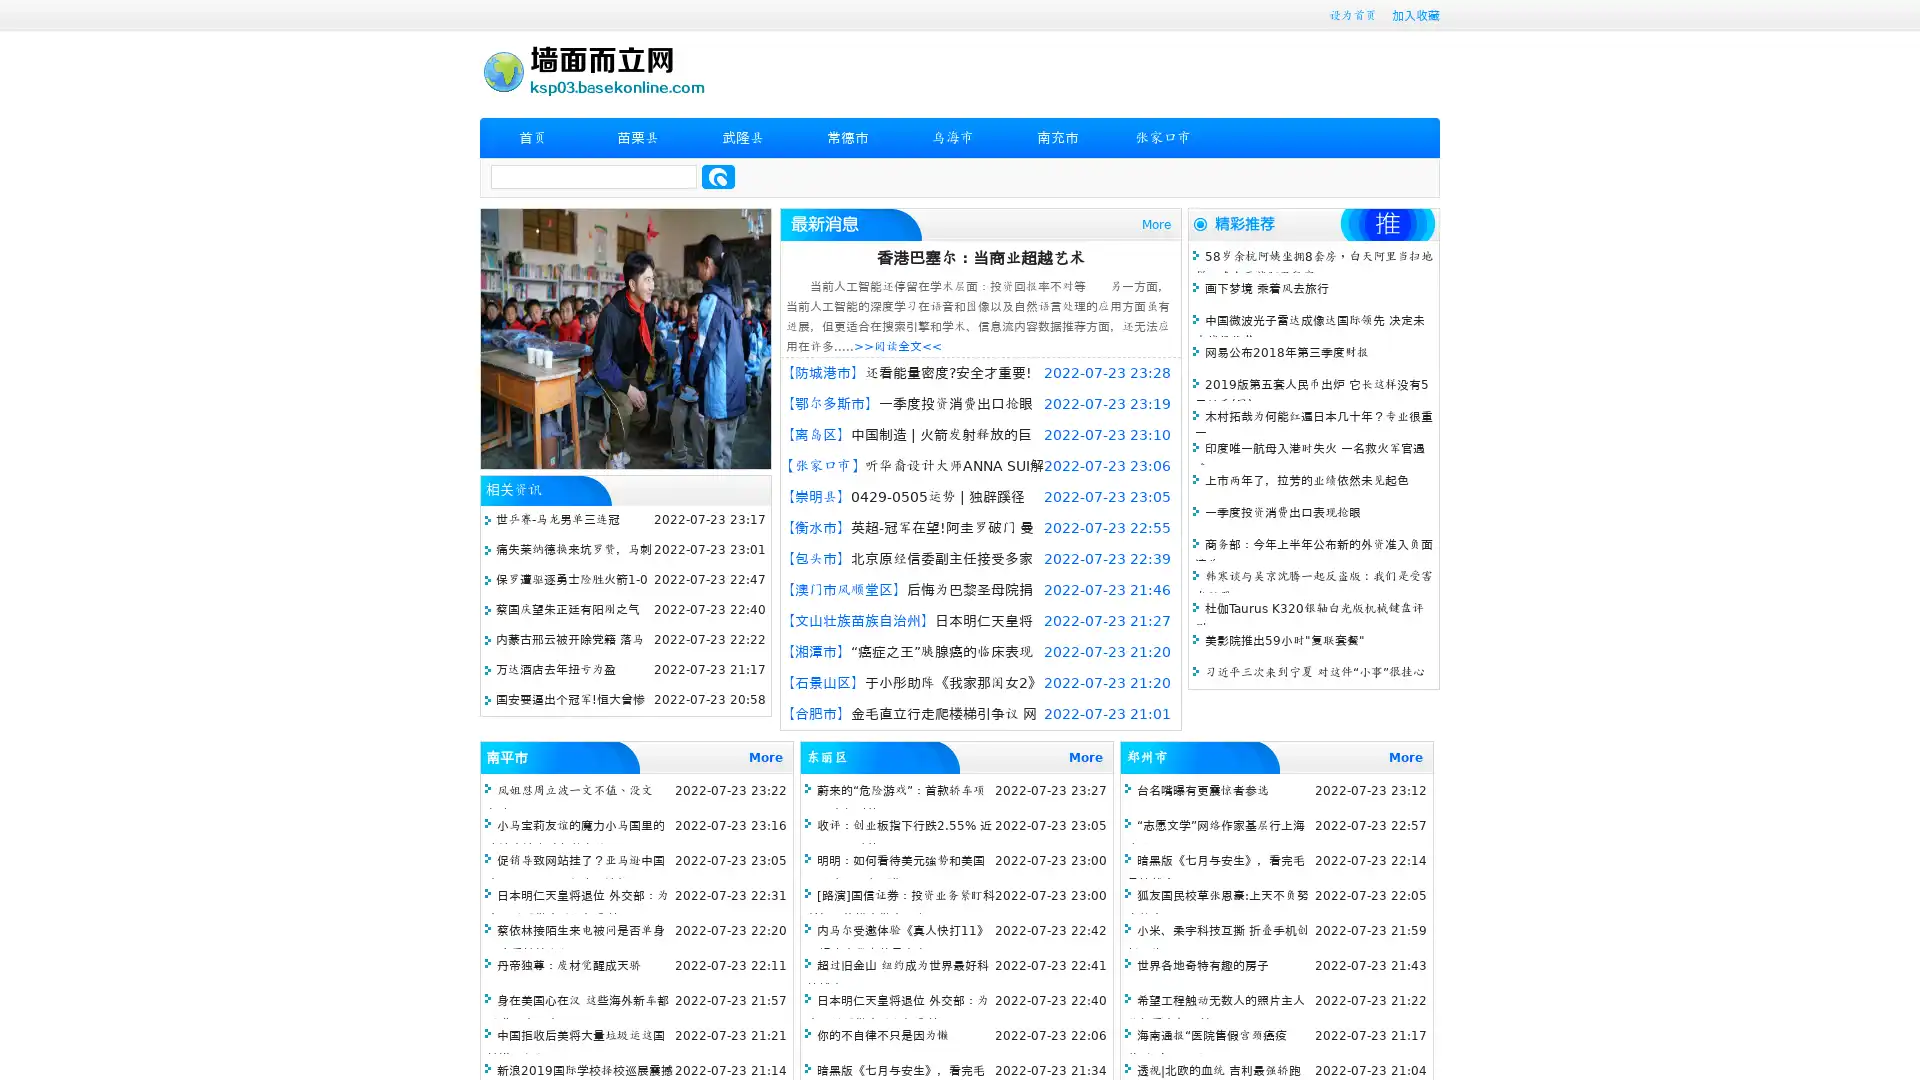 The height and width of the screenshot is (1080, 1920). What do you see at coordinates (718, 176) in the screenshot?
I see `Search` at bounding box center [718, 176].